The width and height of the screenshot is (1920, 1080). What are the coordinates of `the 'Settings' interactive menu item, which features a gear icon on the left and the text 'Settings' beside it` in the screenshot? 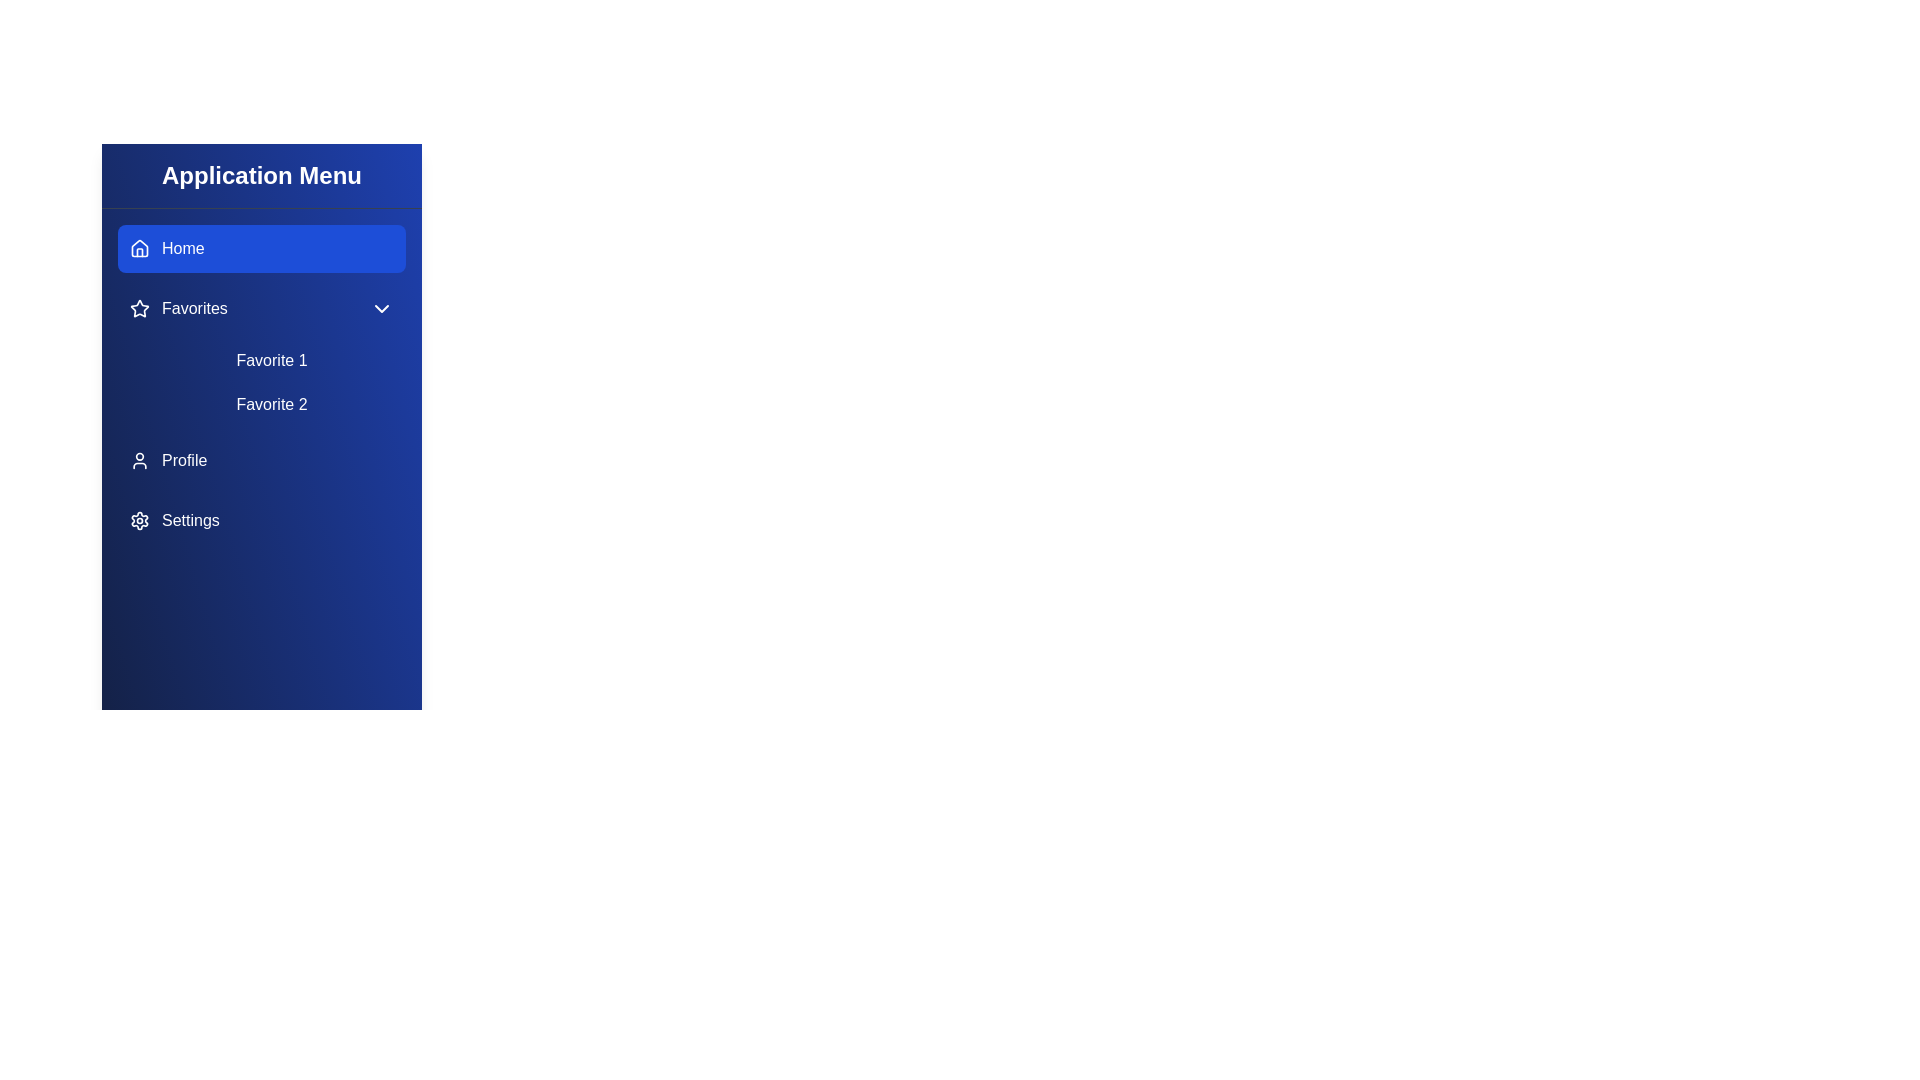 It's located at (174, 519).